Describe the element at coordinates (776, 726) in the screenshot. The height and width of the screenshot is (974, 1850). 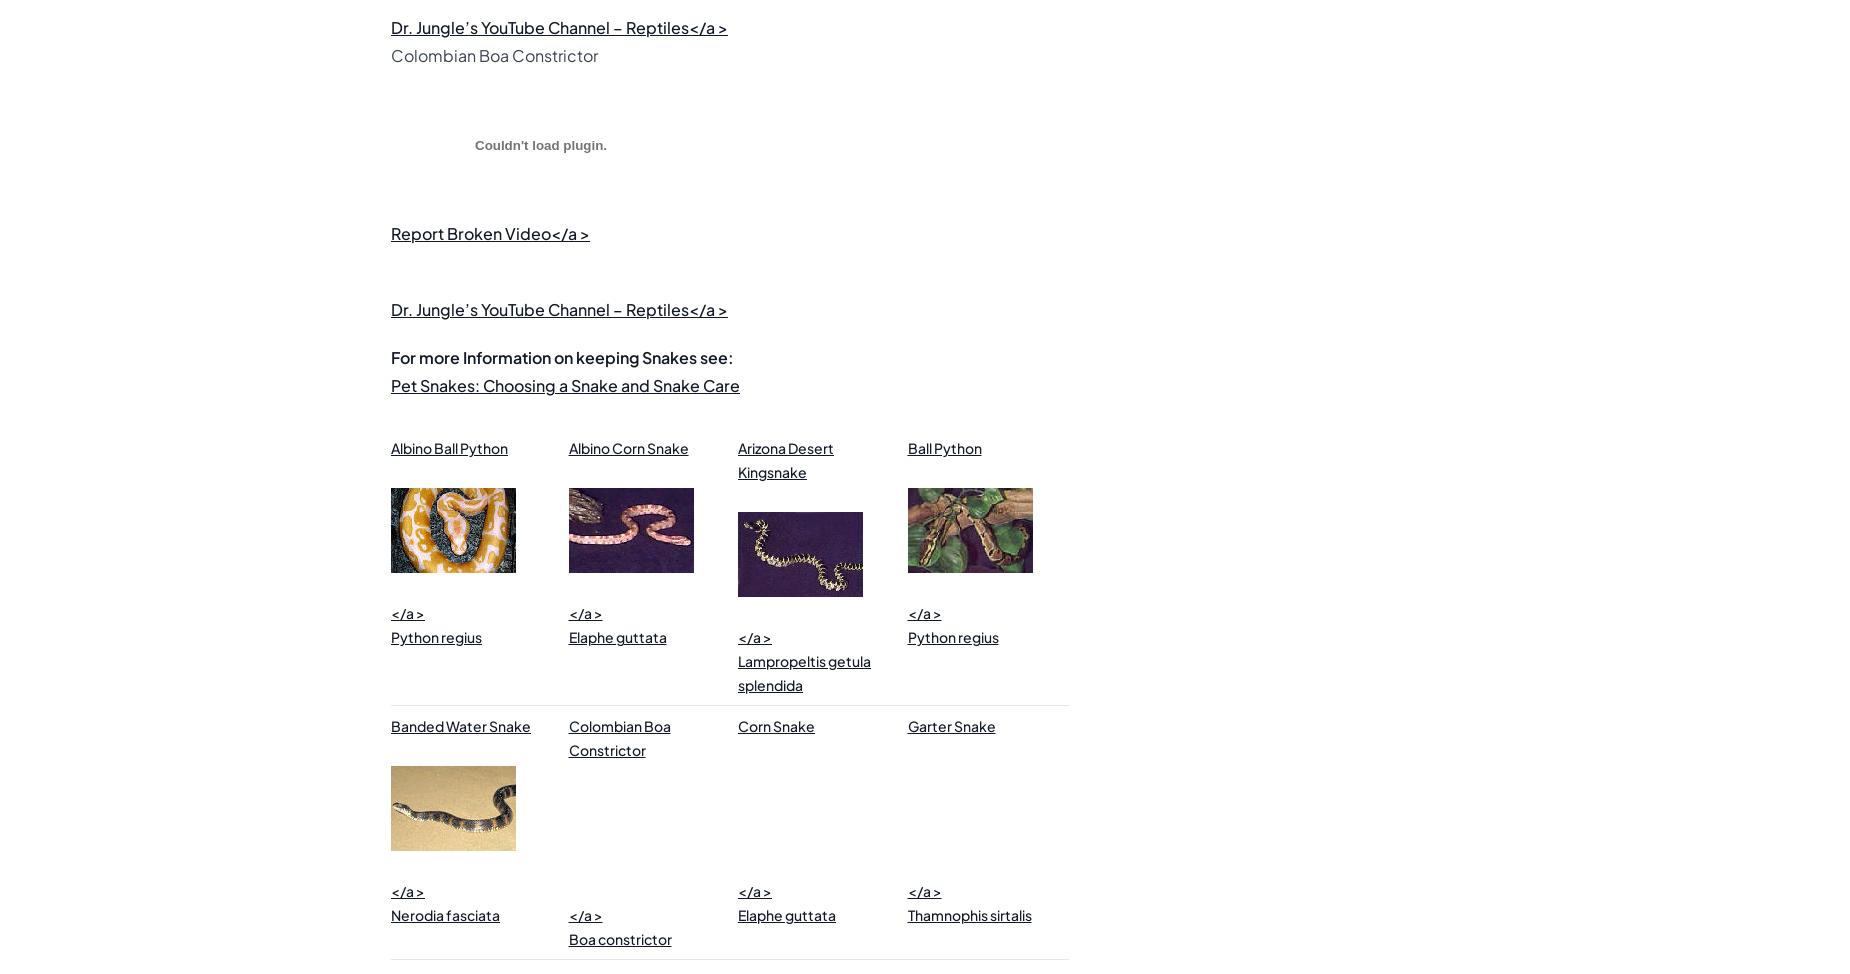
I see `'Corn Snake'` at that location.